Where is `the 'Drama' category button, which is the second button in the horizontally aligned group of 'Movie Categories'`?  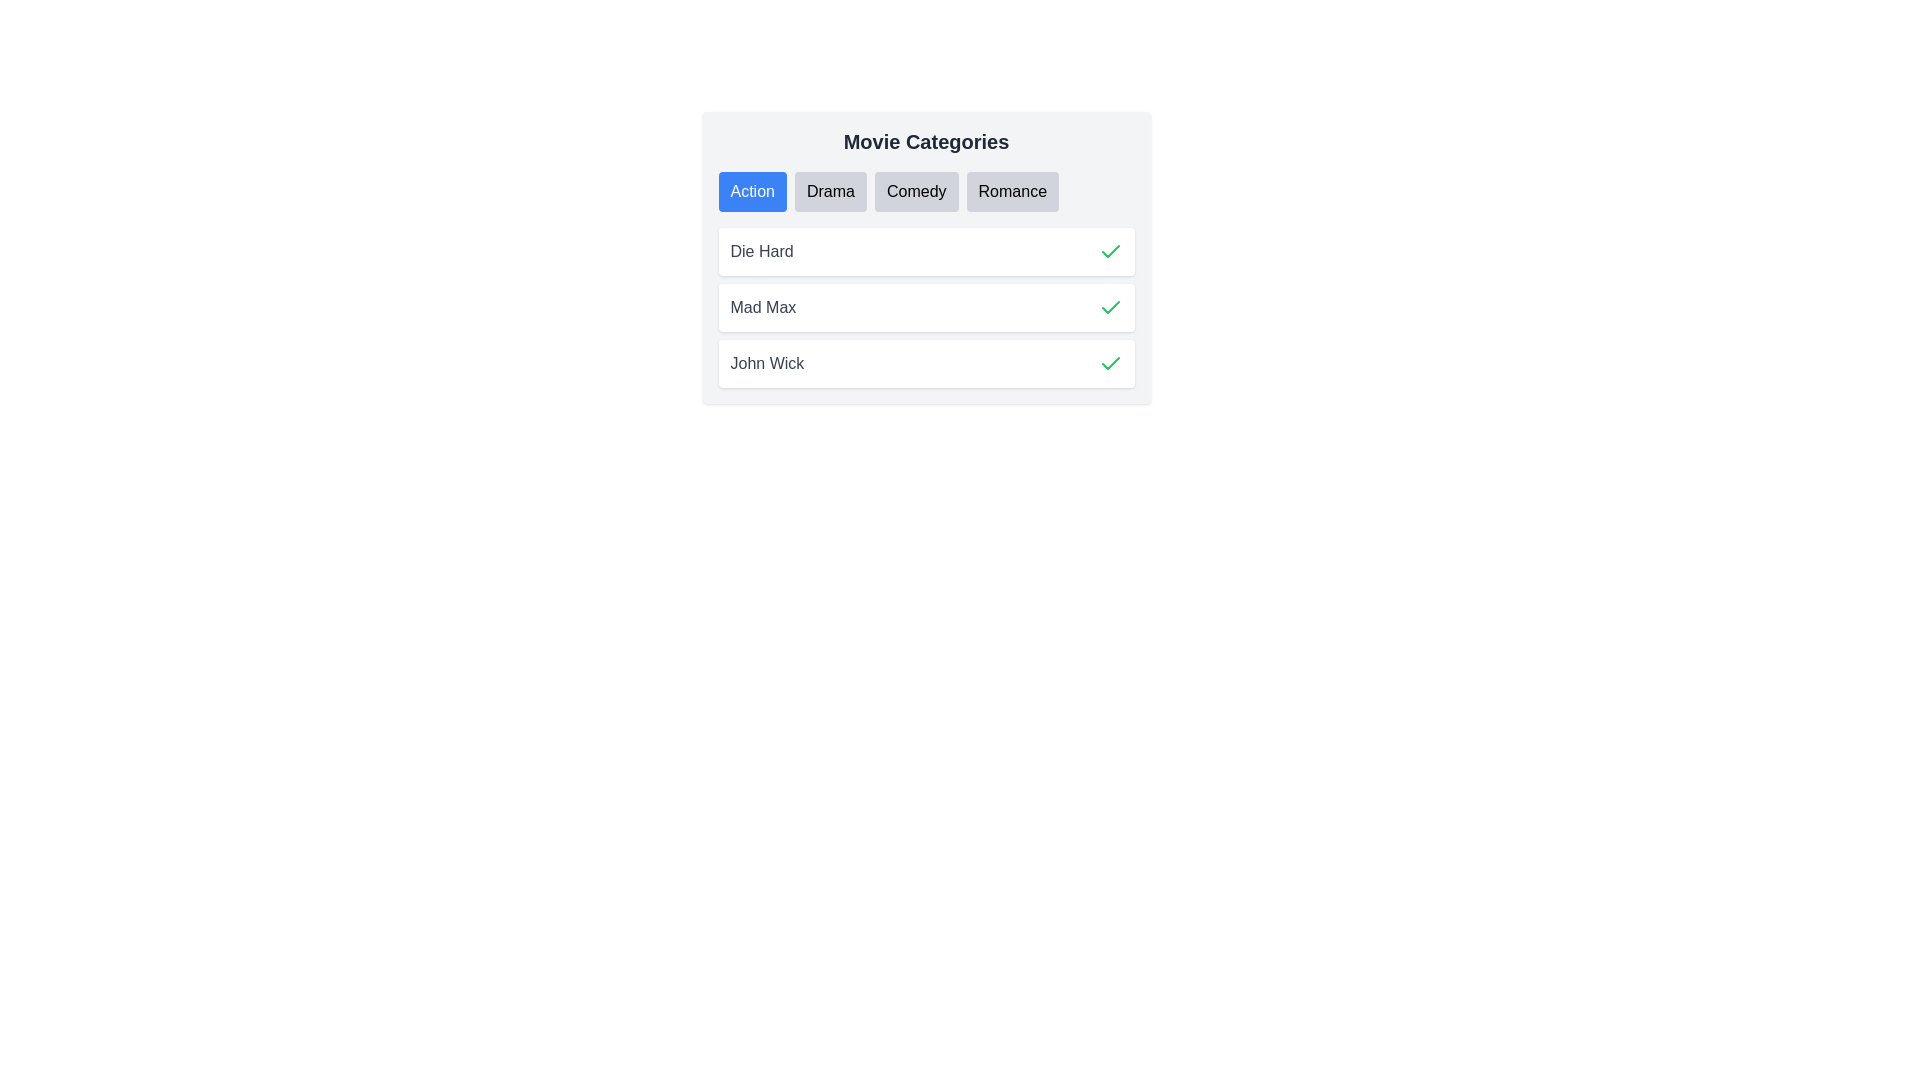 the 'Drama' category button, which is the second button in the horizontally aligned group of 'Movie Categories' is located at coordinates (830, 192).